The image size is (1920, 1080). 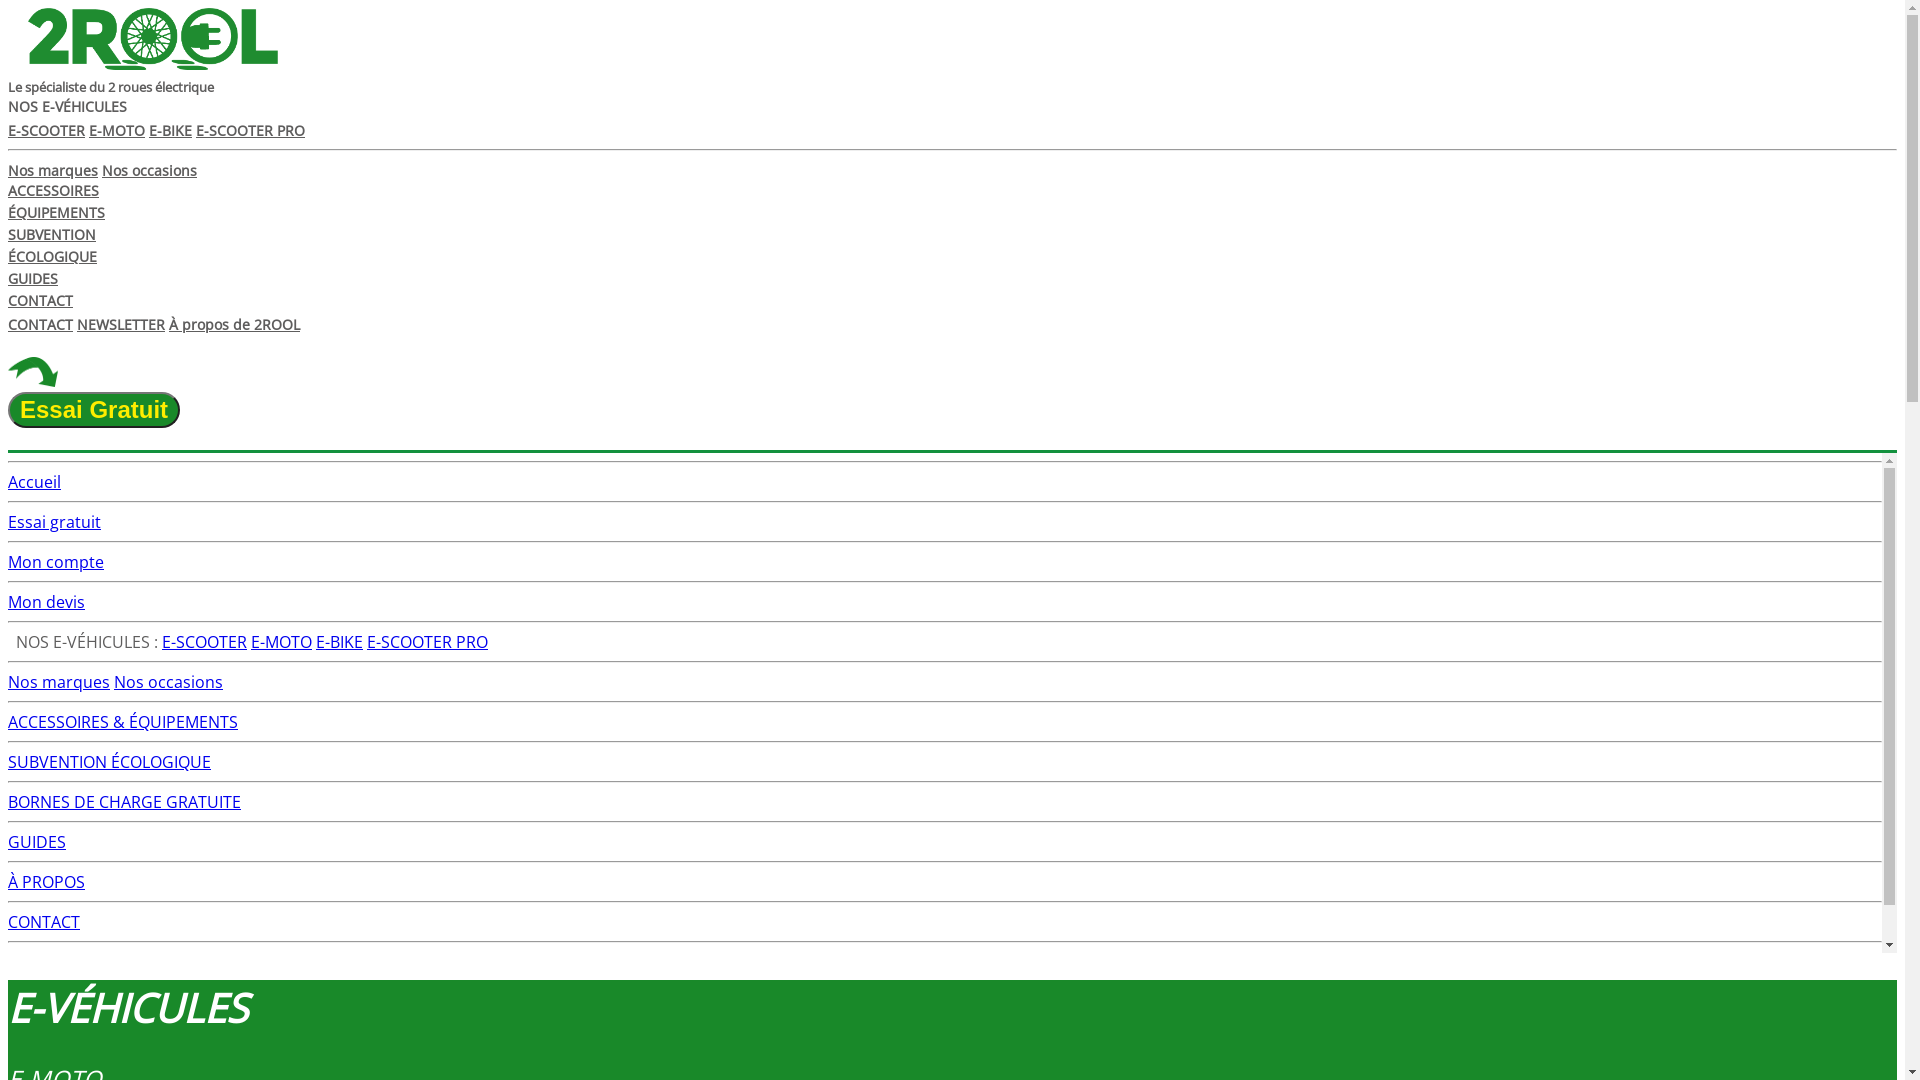 I want to click on 'Nos occasions', so click(x=148, y=169).